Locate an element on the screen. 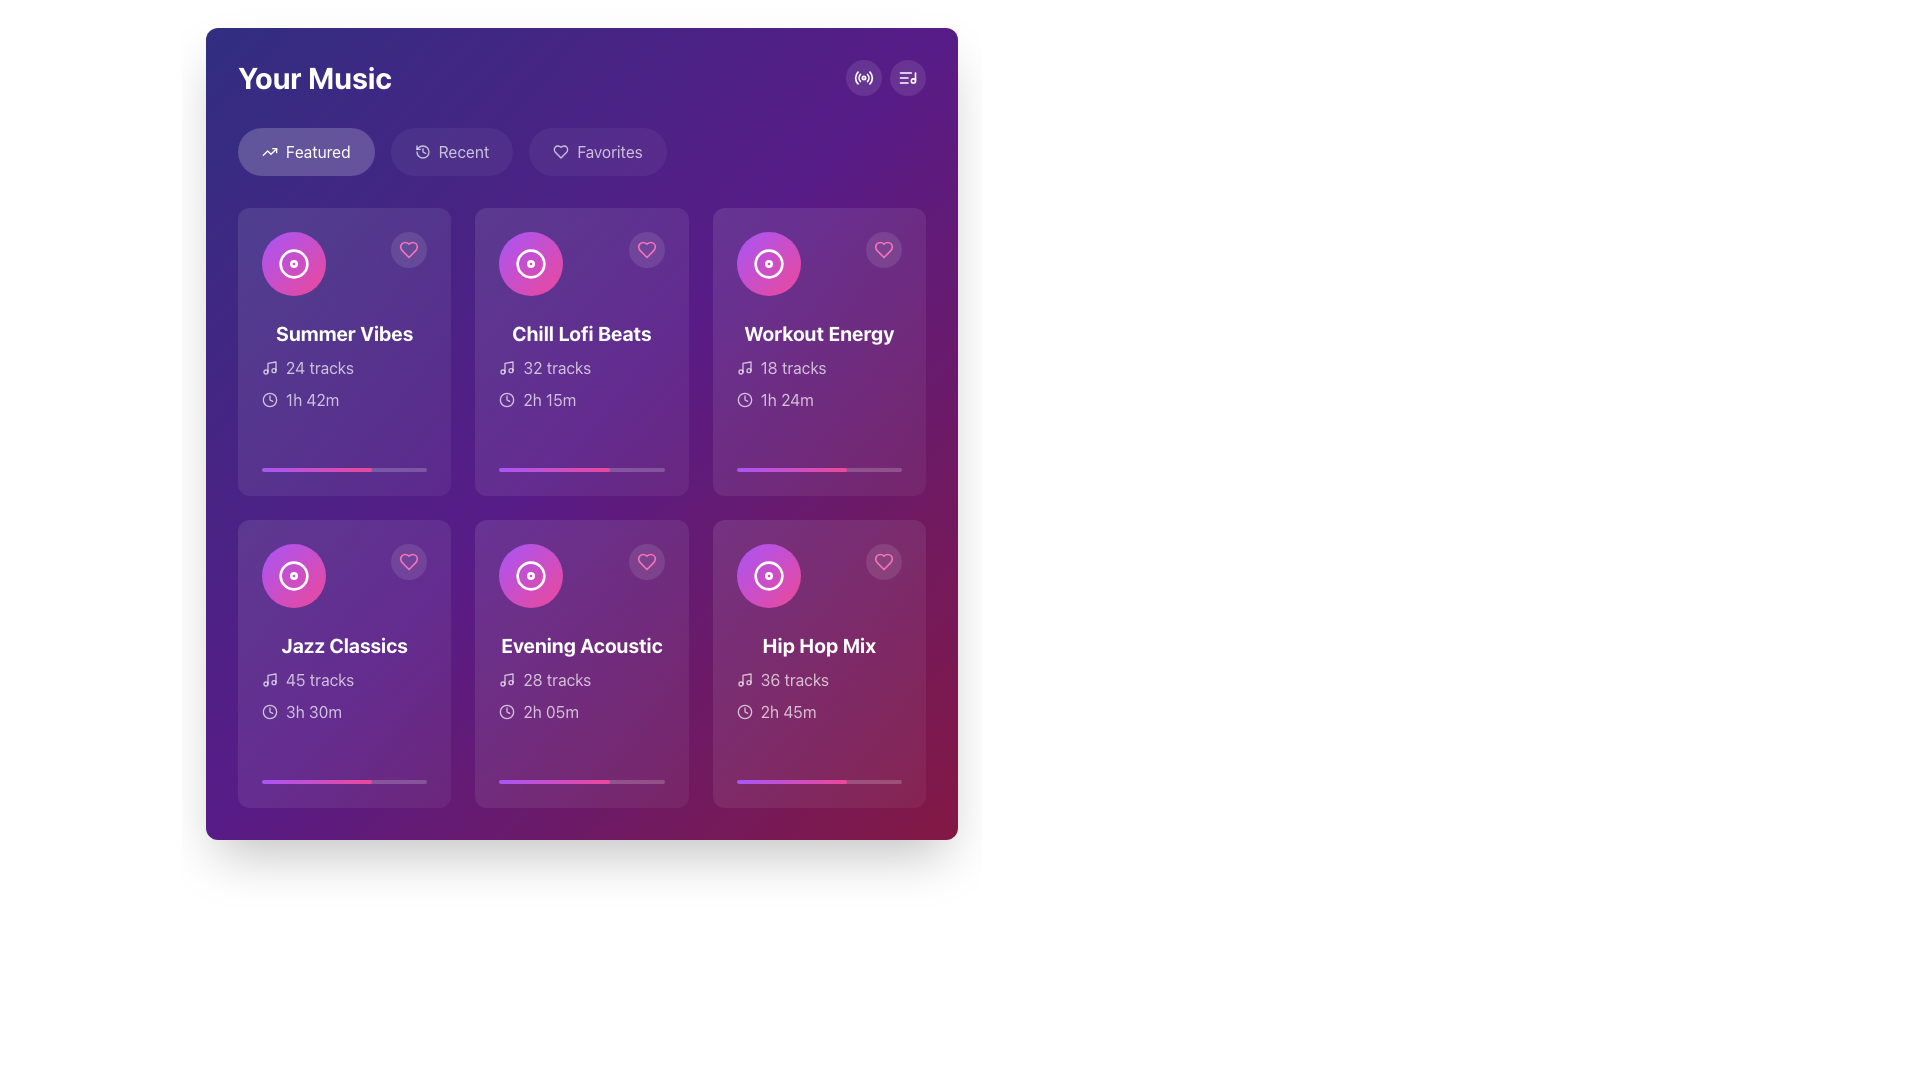 Image resolution: width=1920 pixels, height=1080 pixels. the time-related icon located to the left of the '1h 24m' duration label within the 'Workout Energy' card section is located at coordinates (743, 400).